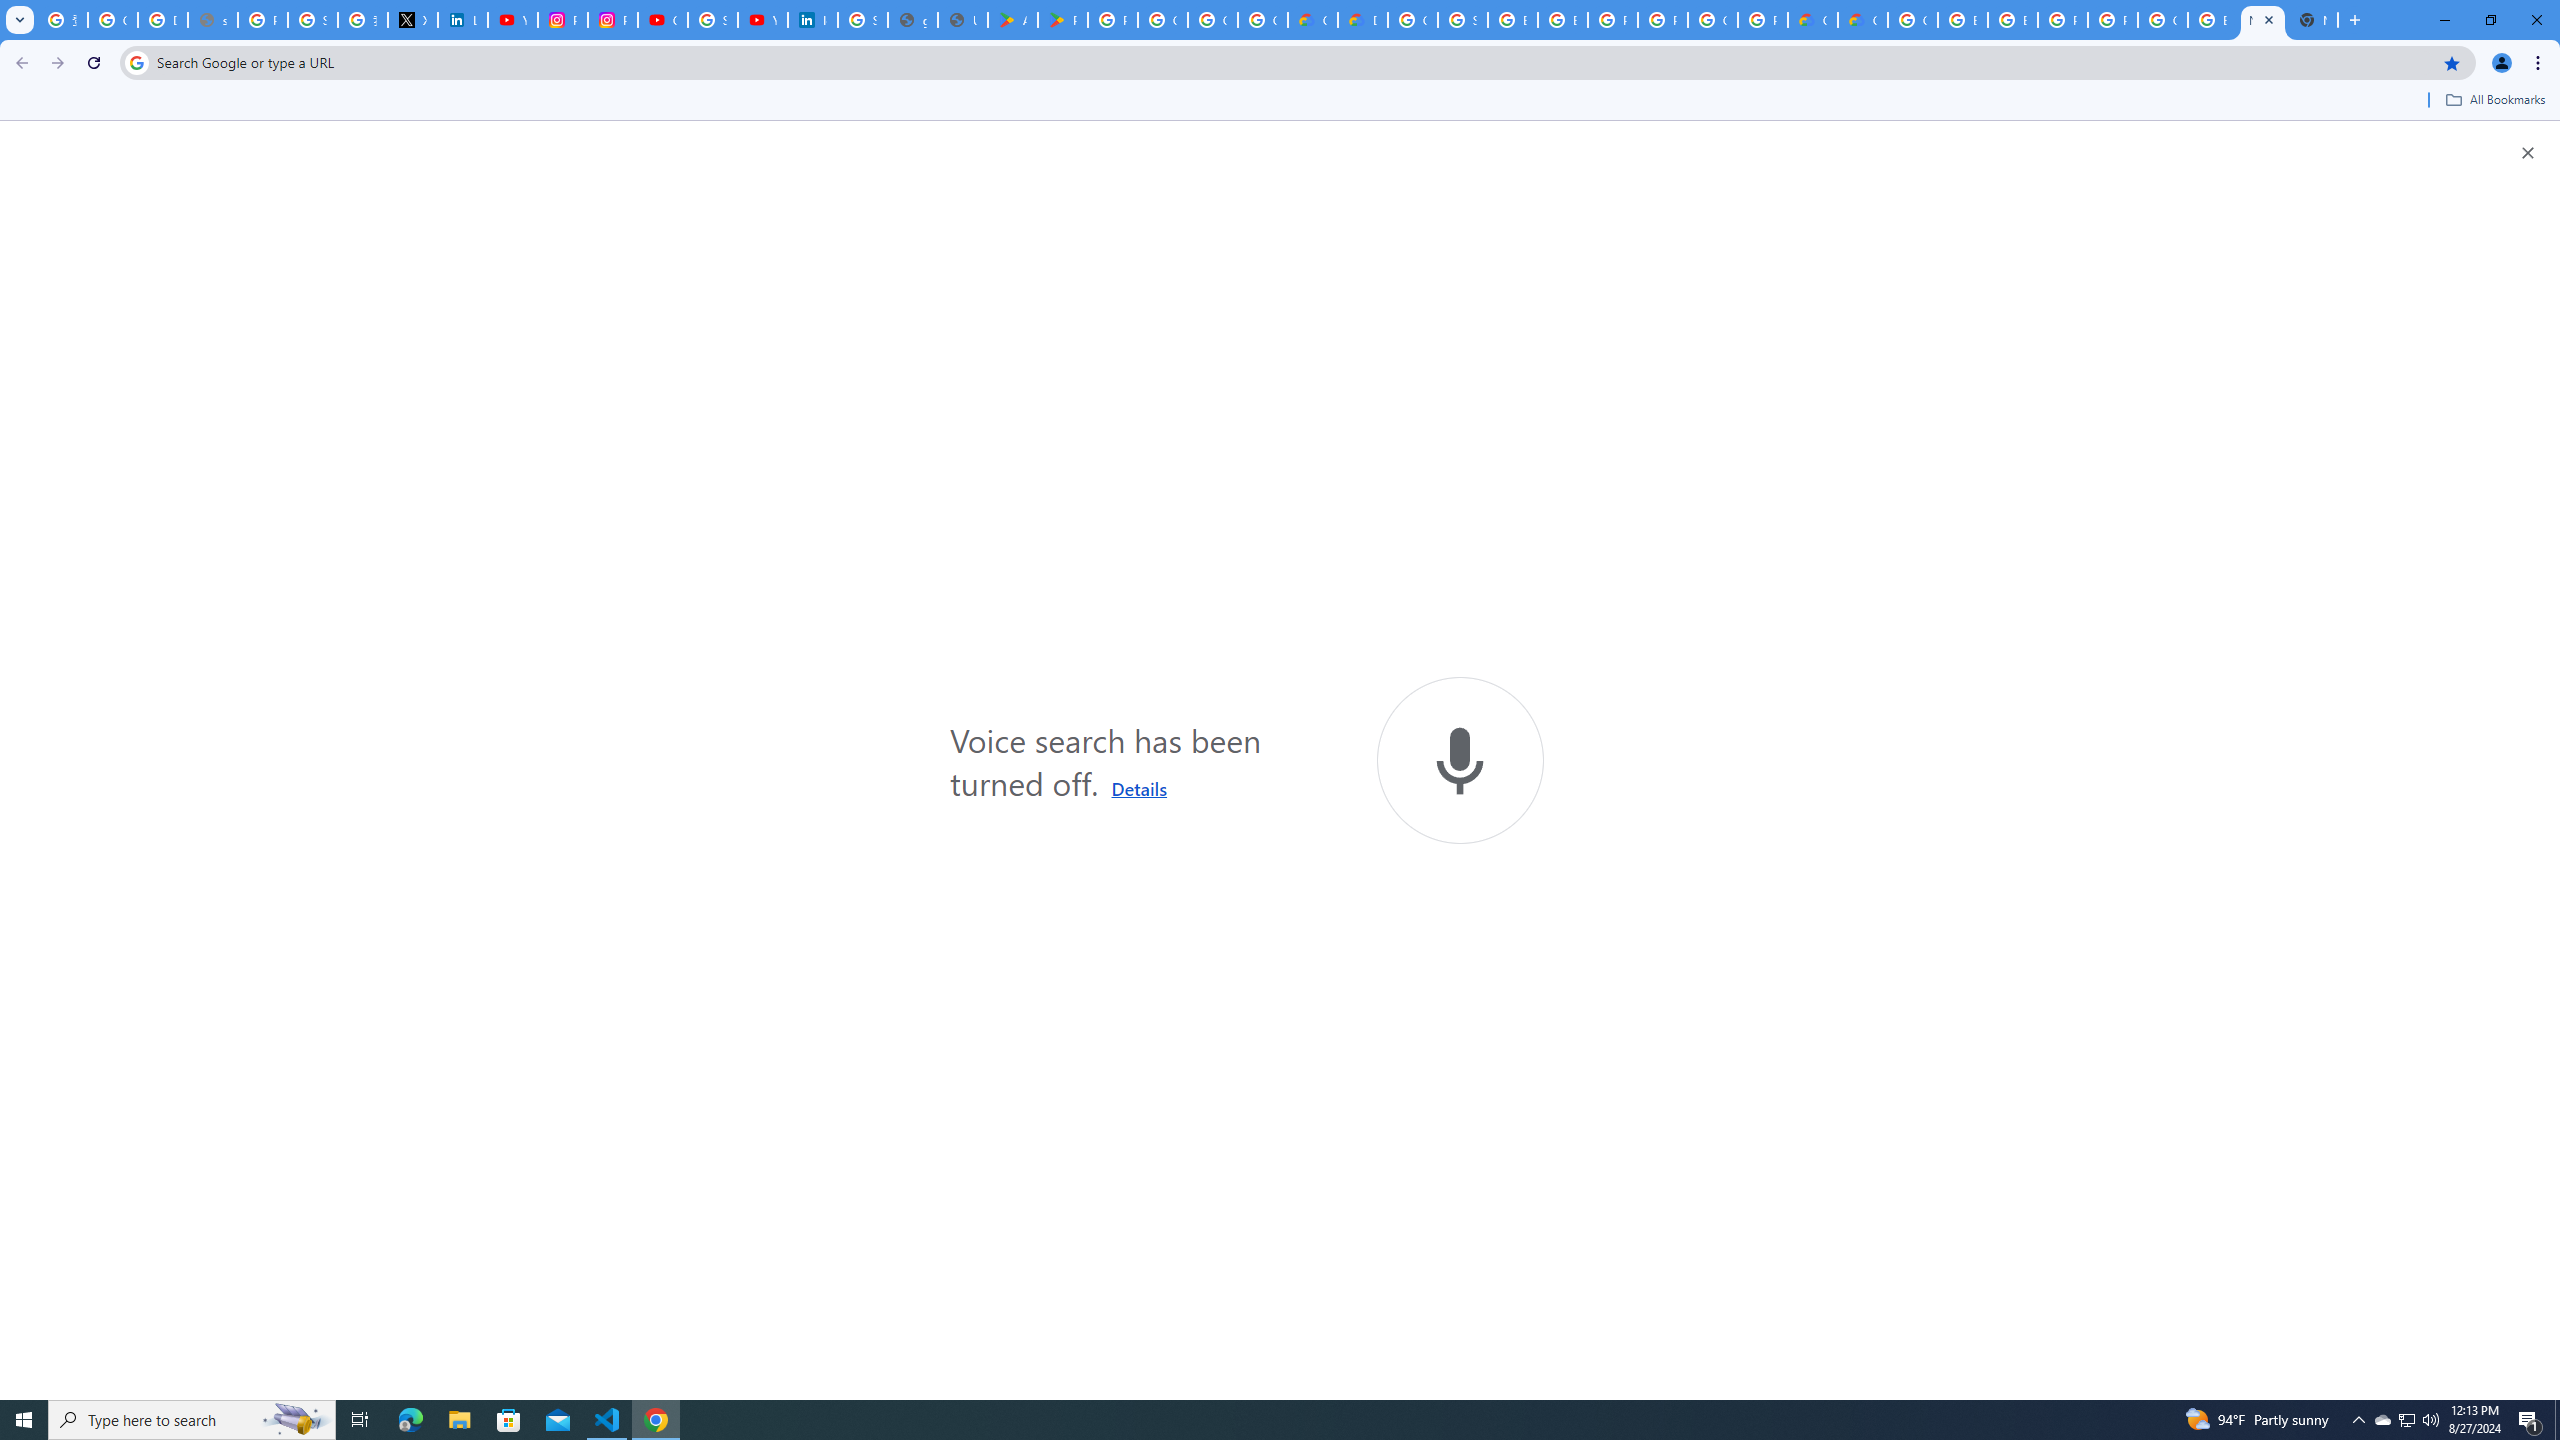 The width and height of the screenshot is (2560, 1440). Describe the element at coordinates (1063, 19) in the screenshot. I see `'PAW Patrol Rescue World - Apps on Google Play'` at that location.